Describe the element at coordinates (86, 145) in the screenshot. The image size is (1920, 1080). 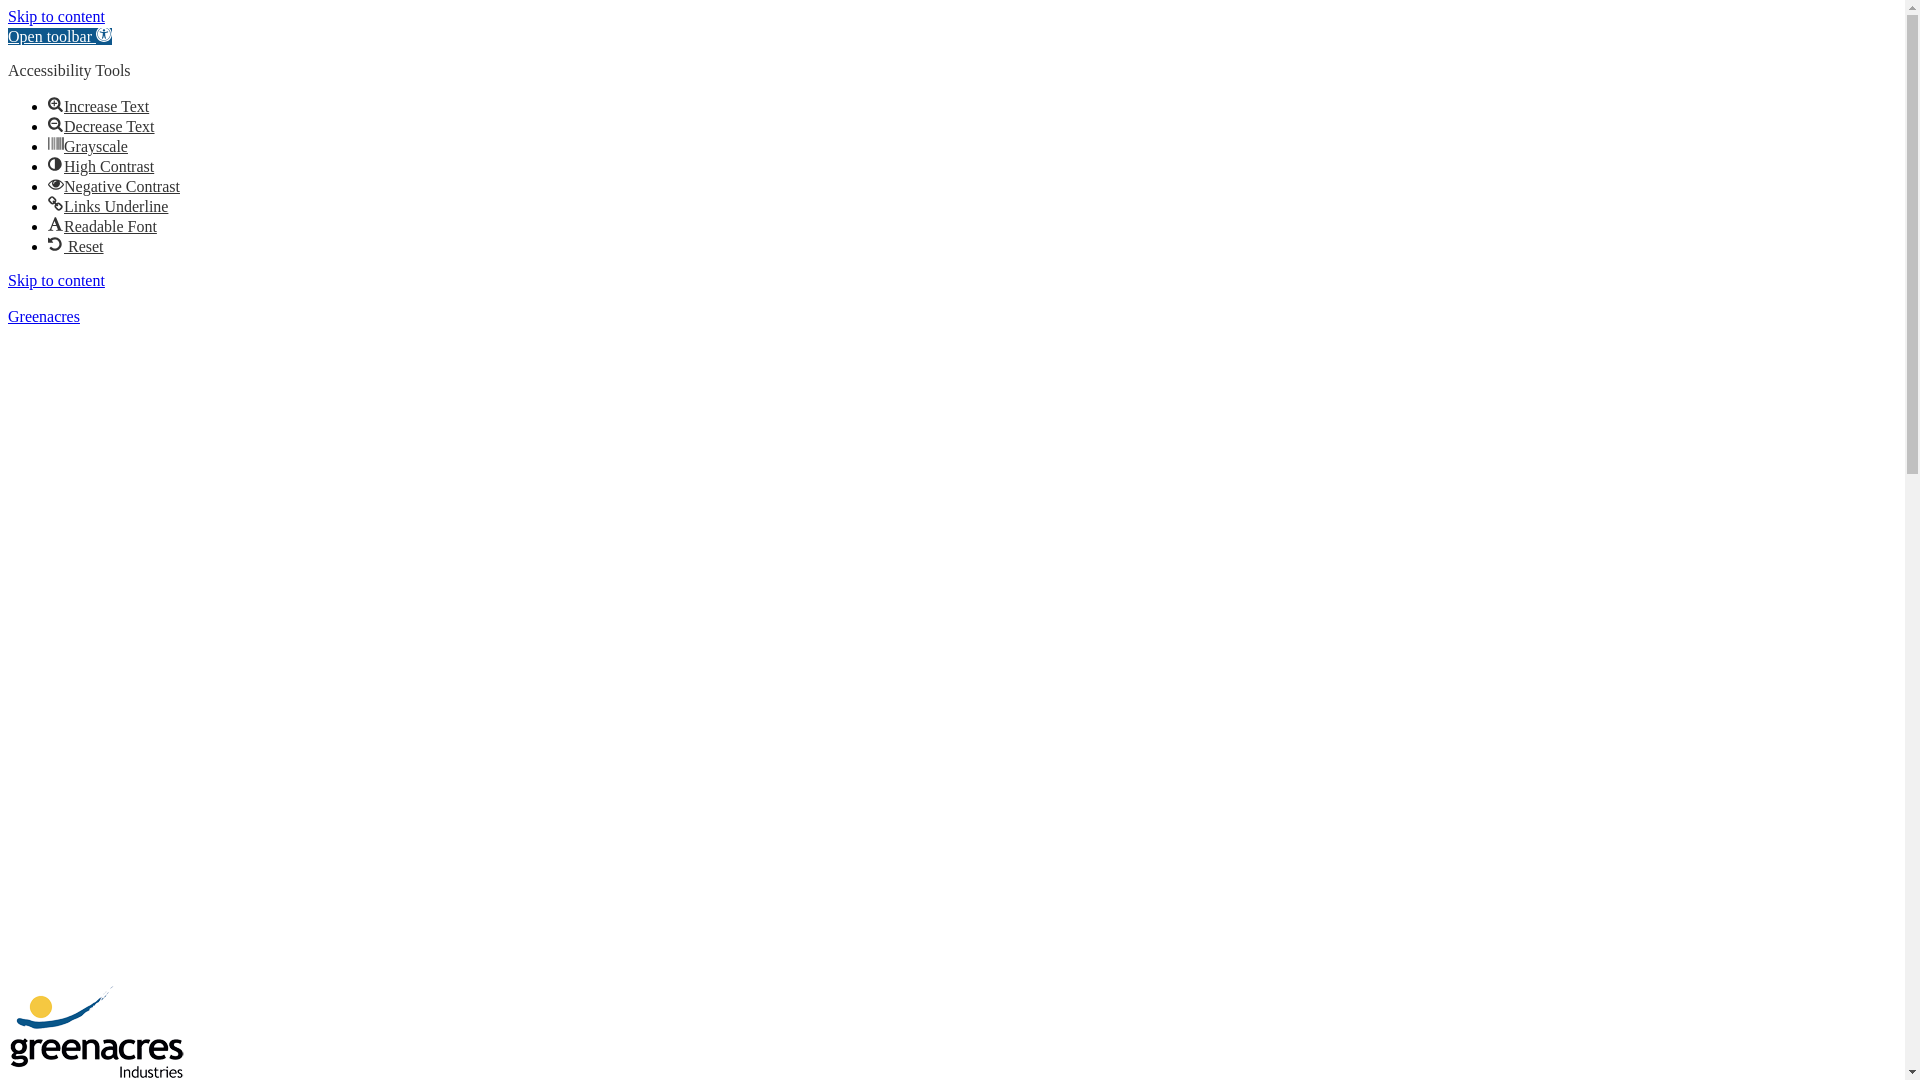
I see `'GrayscaleGrayscale'` at that location.